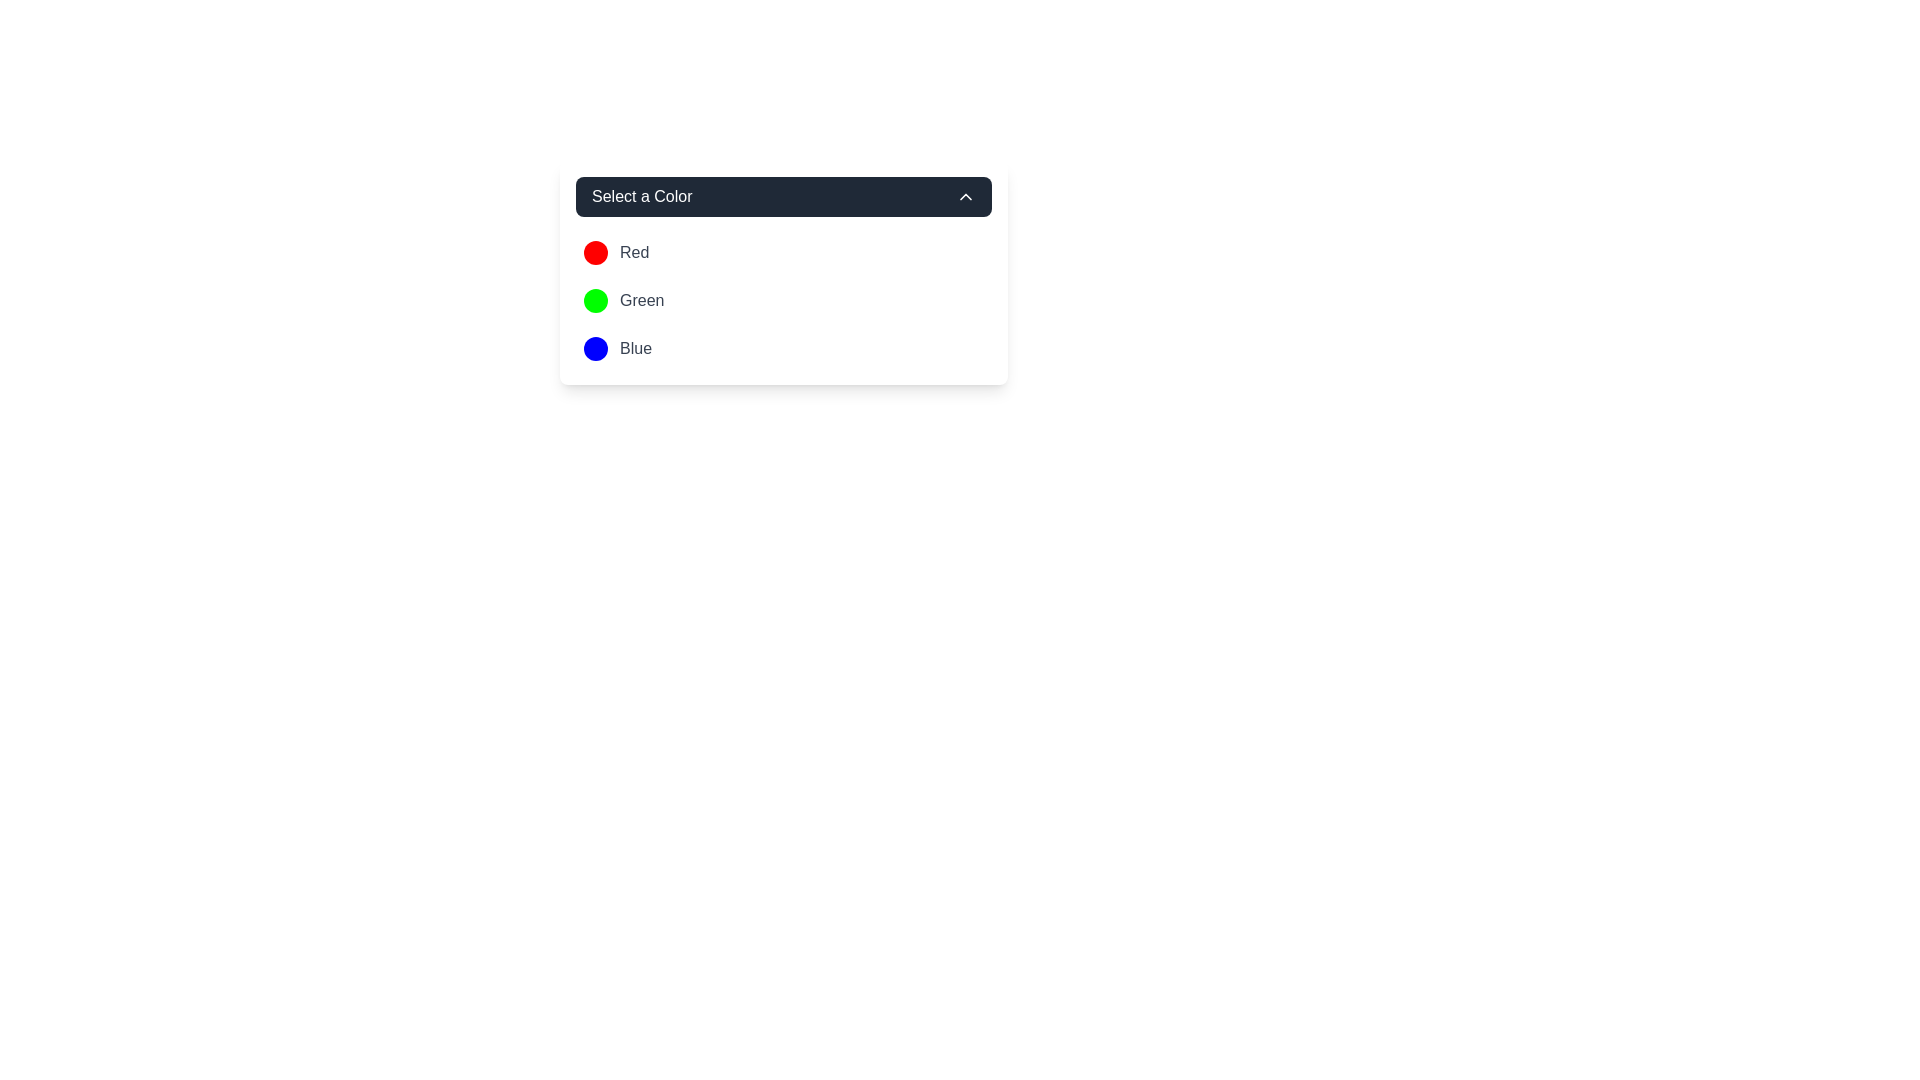  What do you see at coordinates (594, 347) in the screenshot?
I see `the blue color indicator swatch, which is a circular shape located before the text label 'Blue' in the dropdown menu 'Select a Color'` at bounding box center [594, 347].